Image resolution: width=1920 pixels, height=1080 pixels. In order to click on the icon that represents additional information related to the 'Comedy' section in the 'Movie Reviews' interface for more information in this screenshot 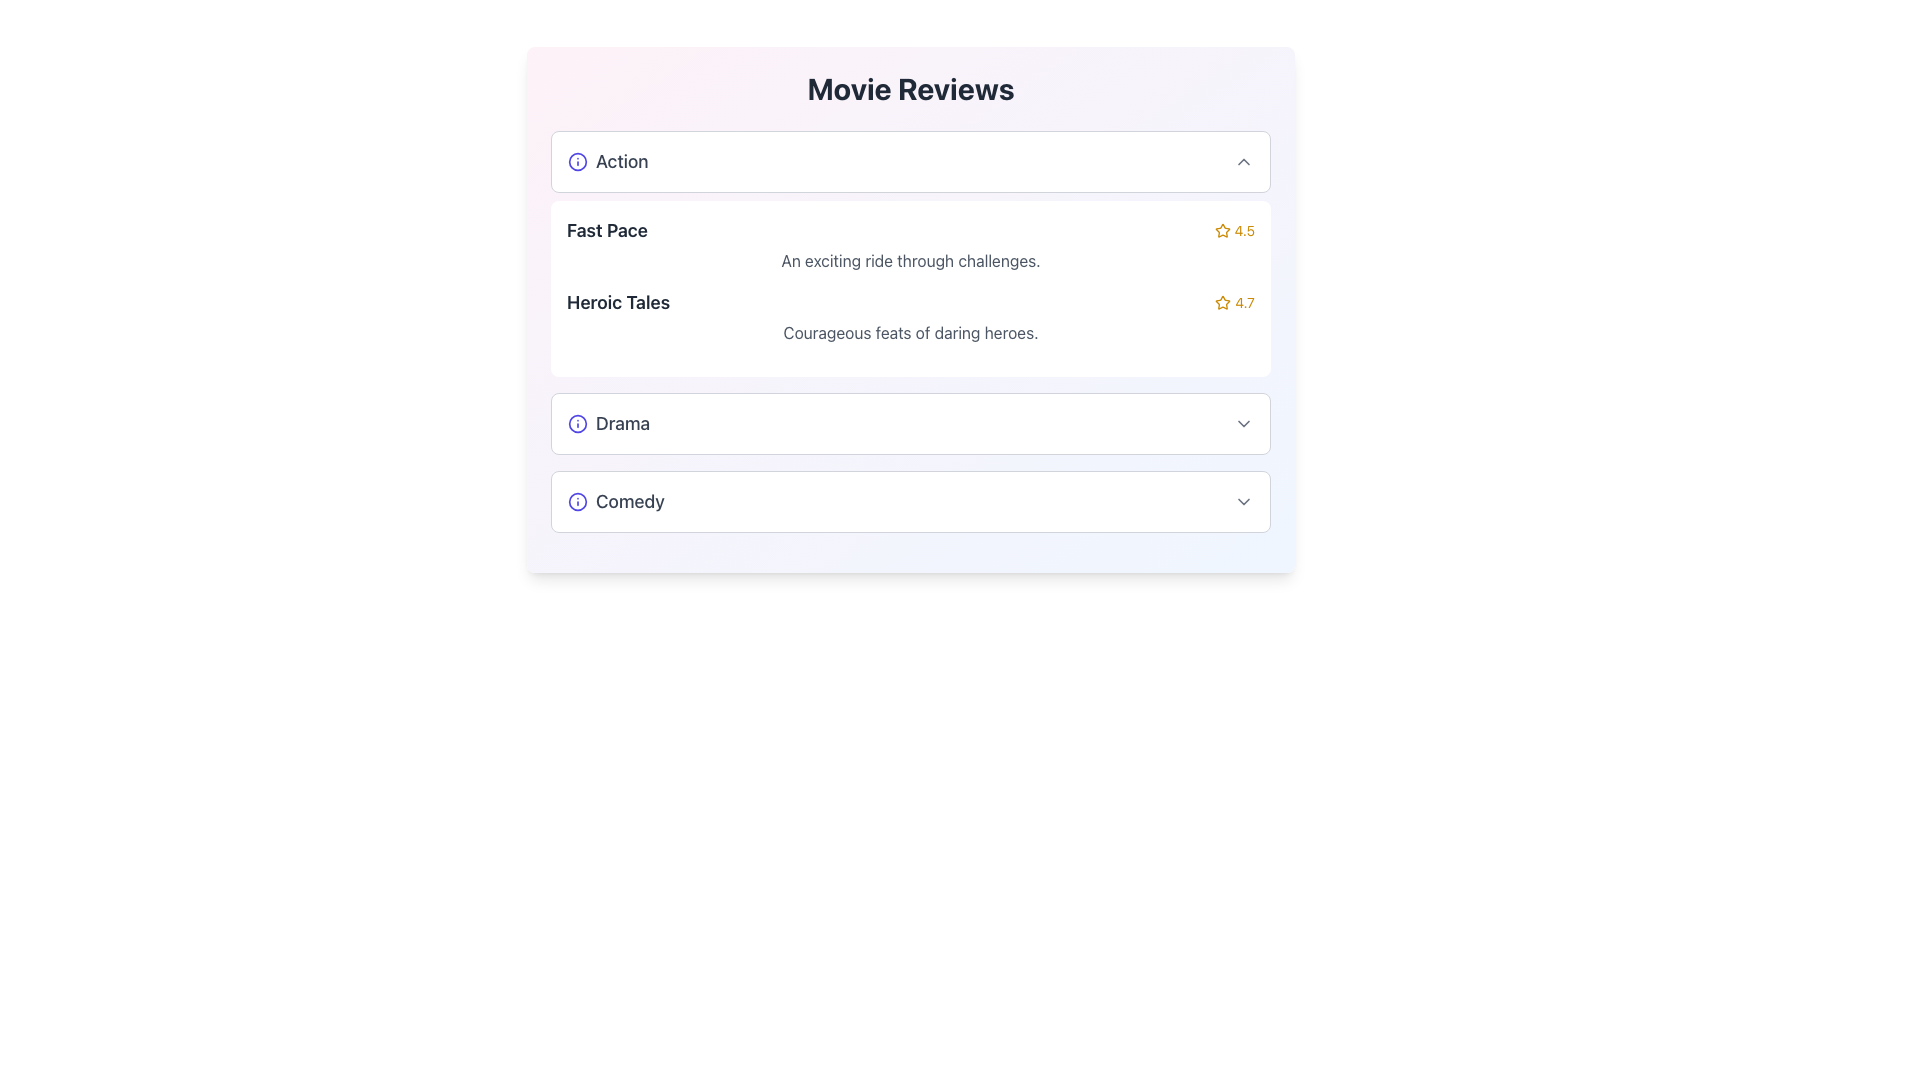, I will do `click(576, 500)`.